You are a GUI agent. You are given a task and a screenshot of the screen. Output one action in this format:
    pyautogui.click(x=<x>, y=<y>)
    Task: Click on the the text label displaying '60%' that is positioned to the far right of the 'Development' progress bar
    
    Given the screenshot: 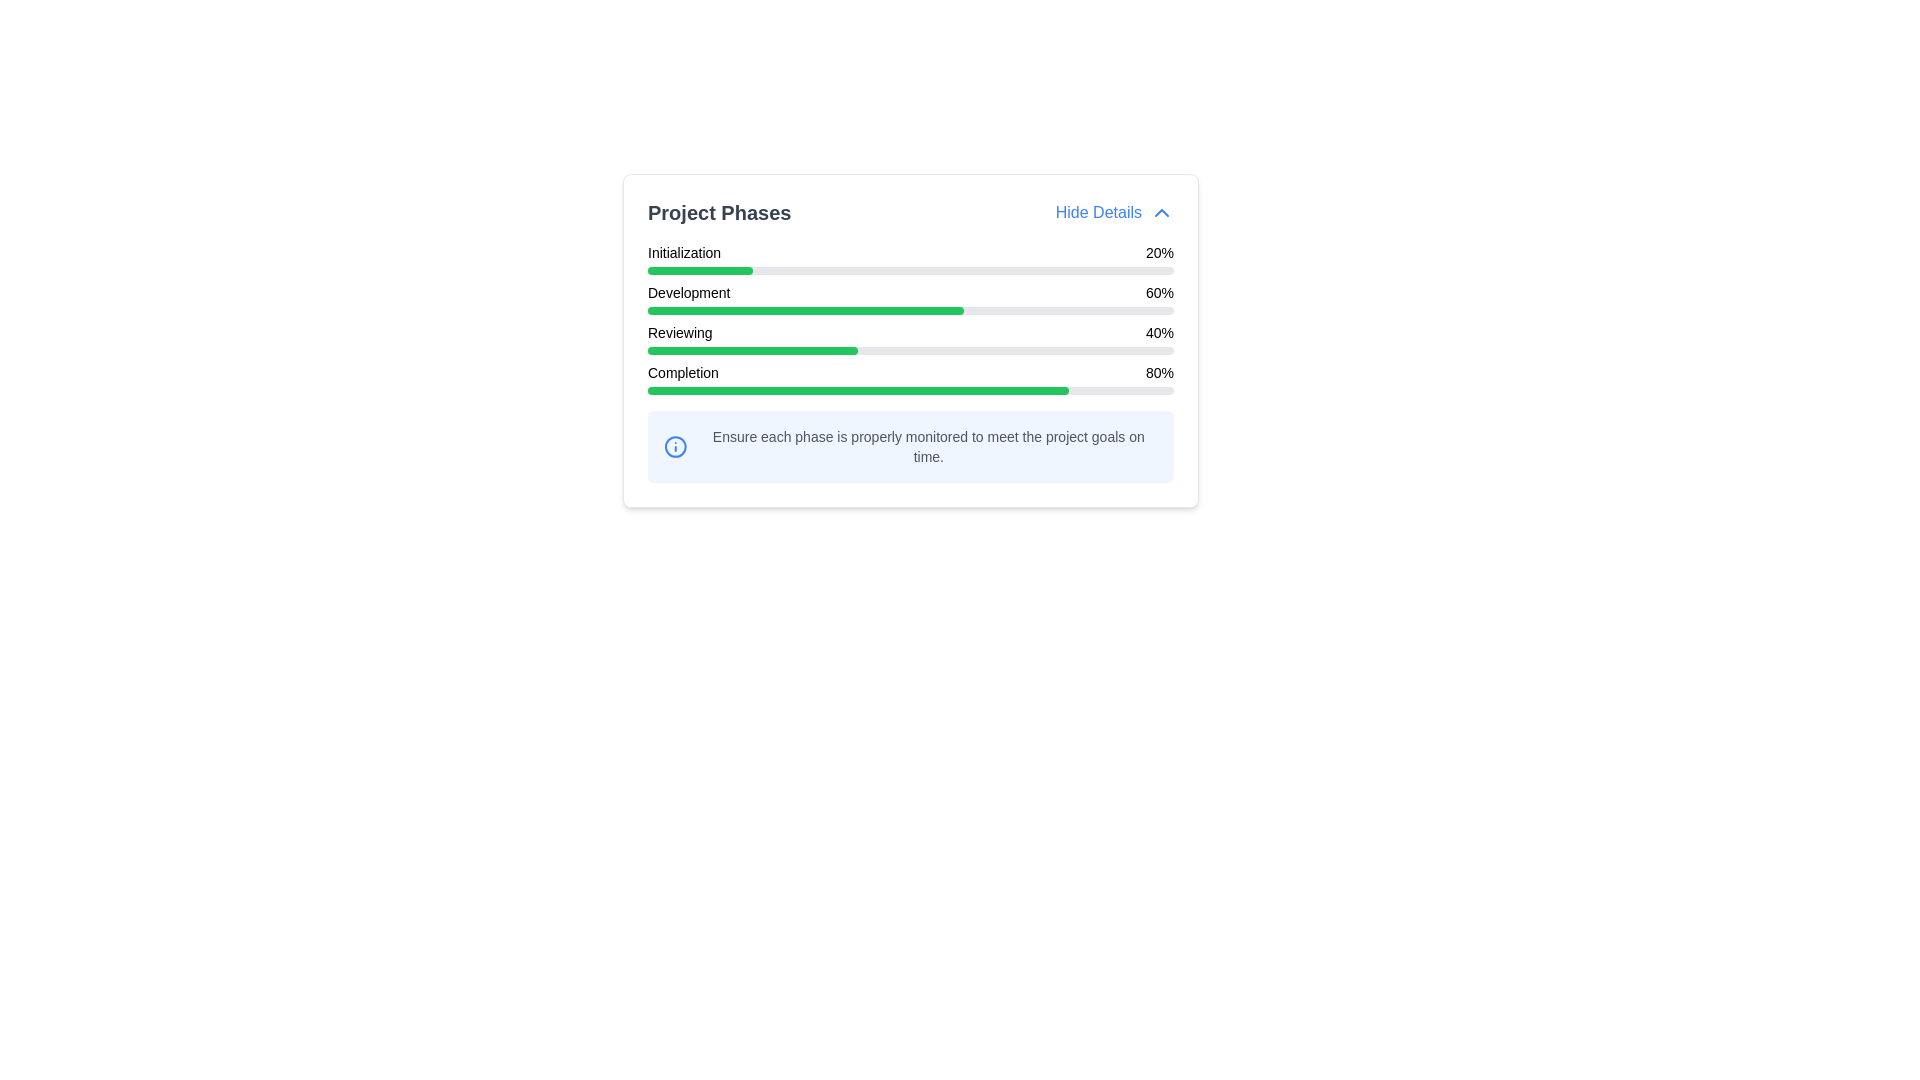 What is the action you would take?
    pyautogui.click(x=1160, y=293)
    